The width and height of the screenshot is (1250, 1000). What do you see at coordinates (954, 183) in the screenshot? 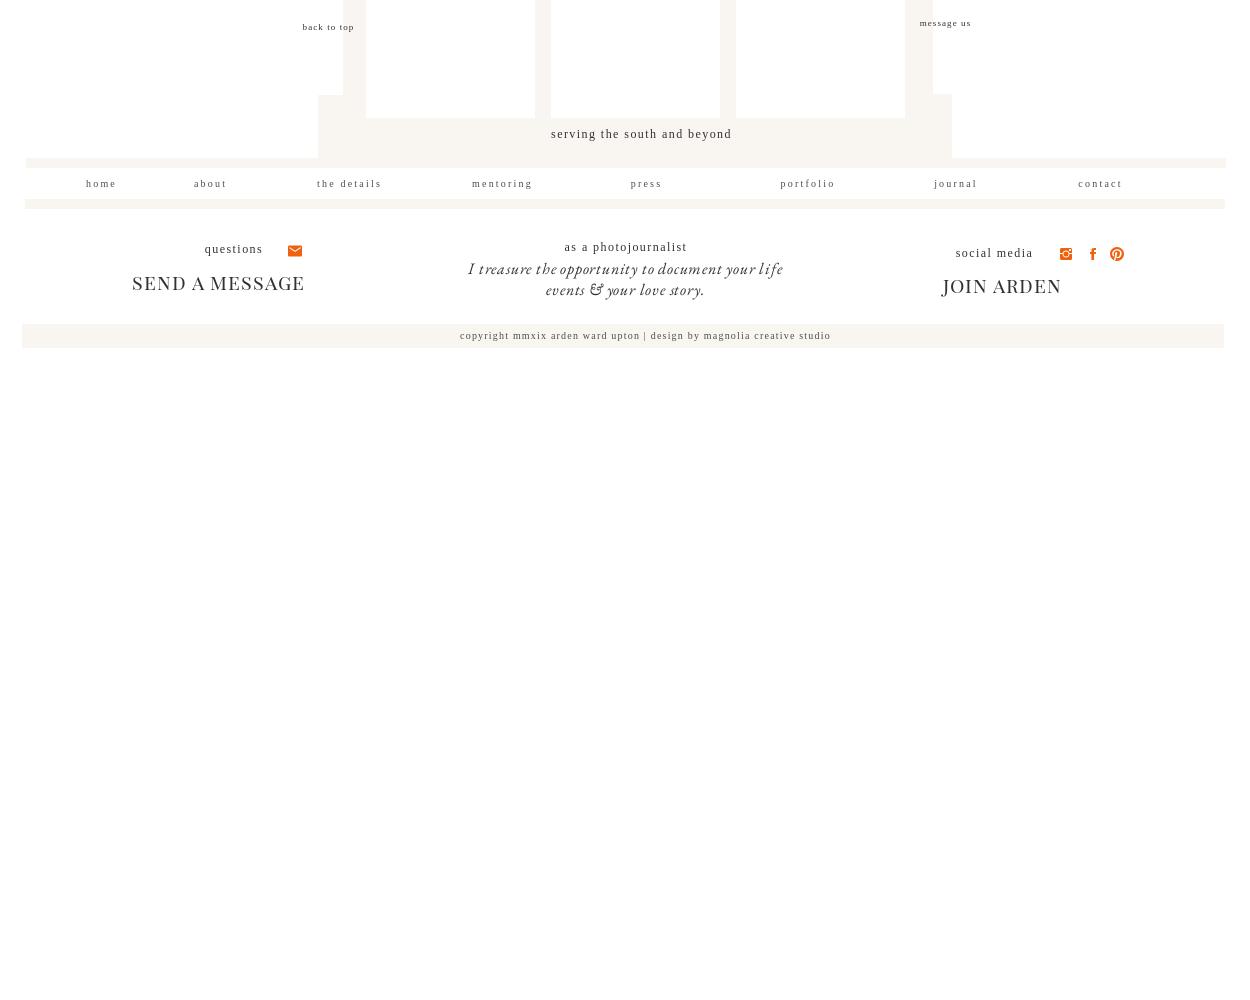
I see `'JOURNAL'` at bounding box center [954, 183].